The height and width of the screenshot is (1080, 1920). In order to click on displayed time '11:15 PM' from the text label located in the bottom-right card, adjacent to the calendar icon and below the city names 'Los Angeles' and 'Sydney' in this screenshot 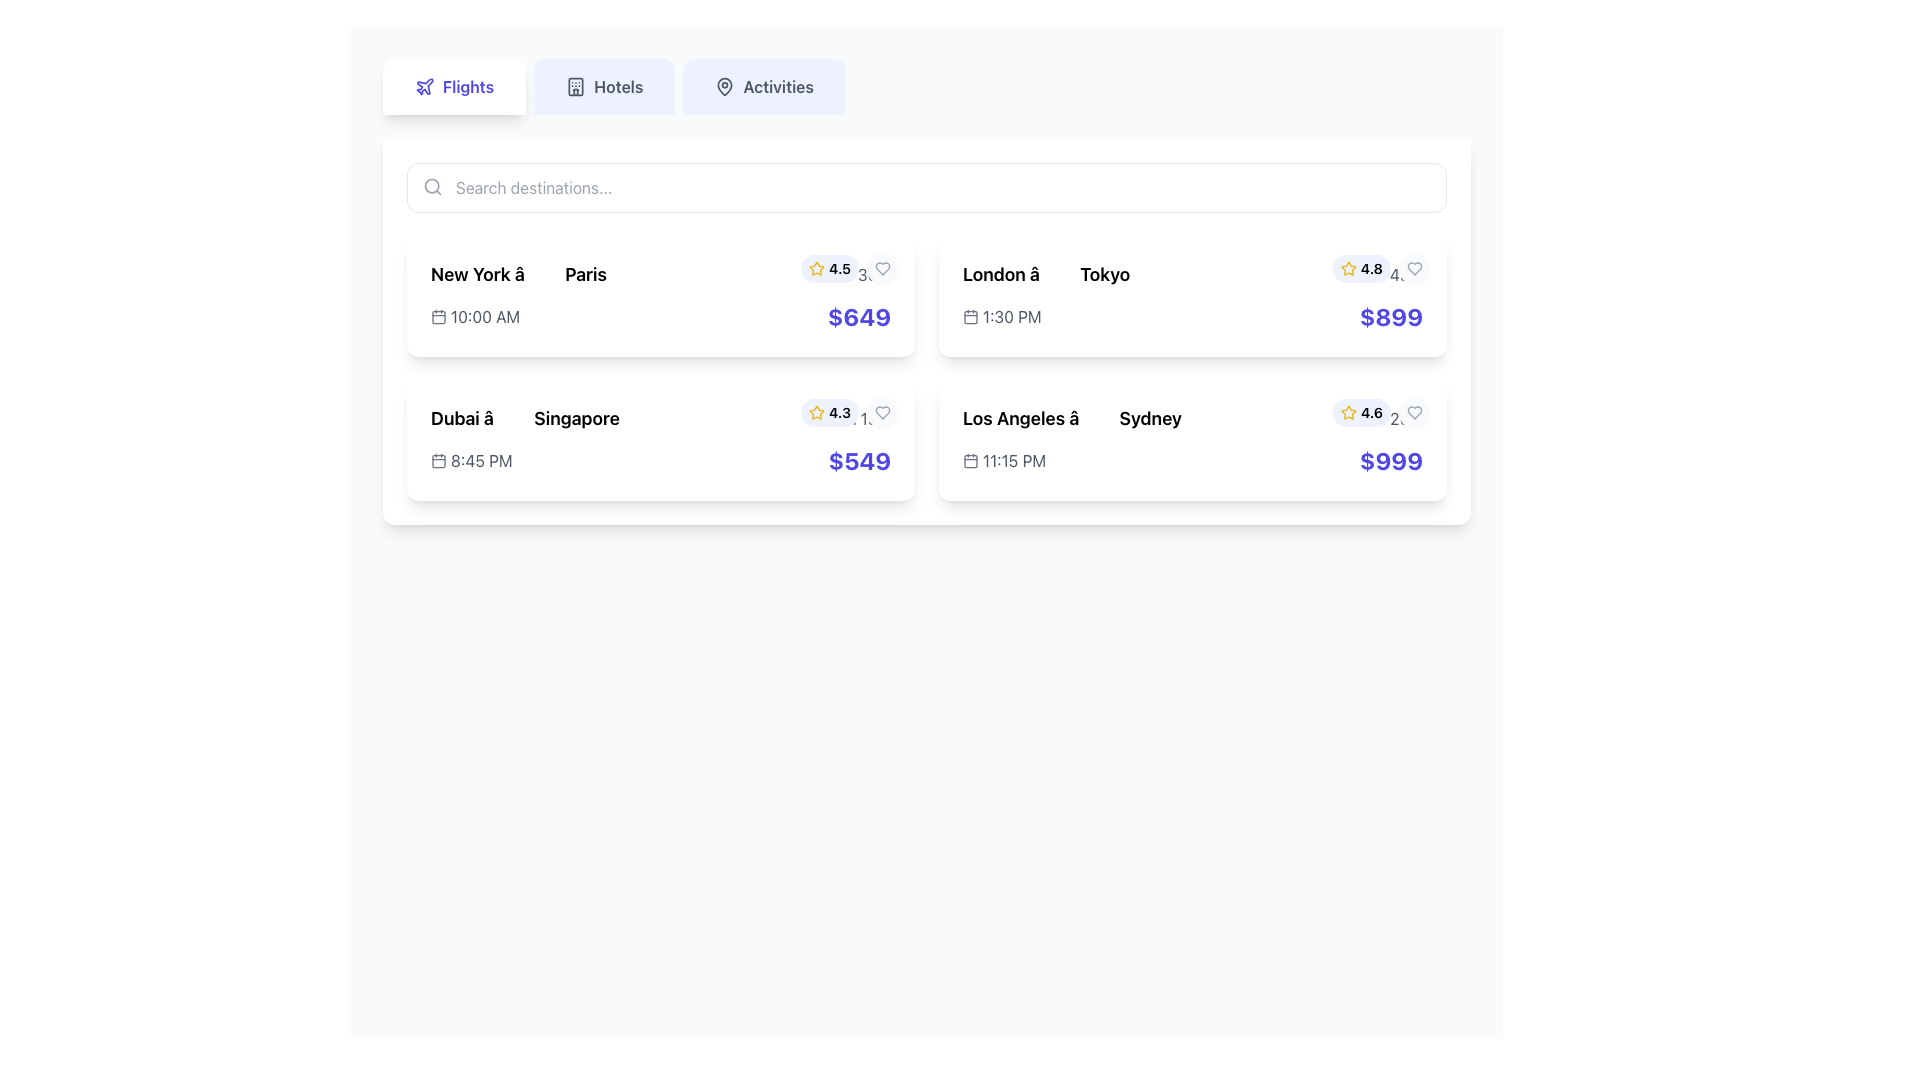, I will do `click(1014, 461)`.